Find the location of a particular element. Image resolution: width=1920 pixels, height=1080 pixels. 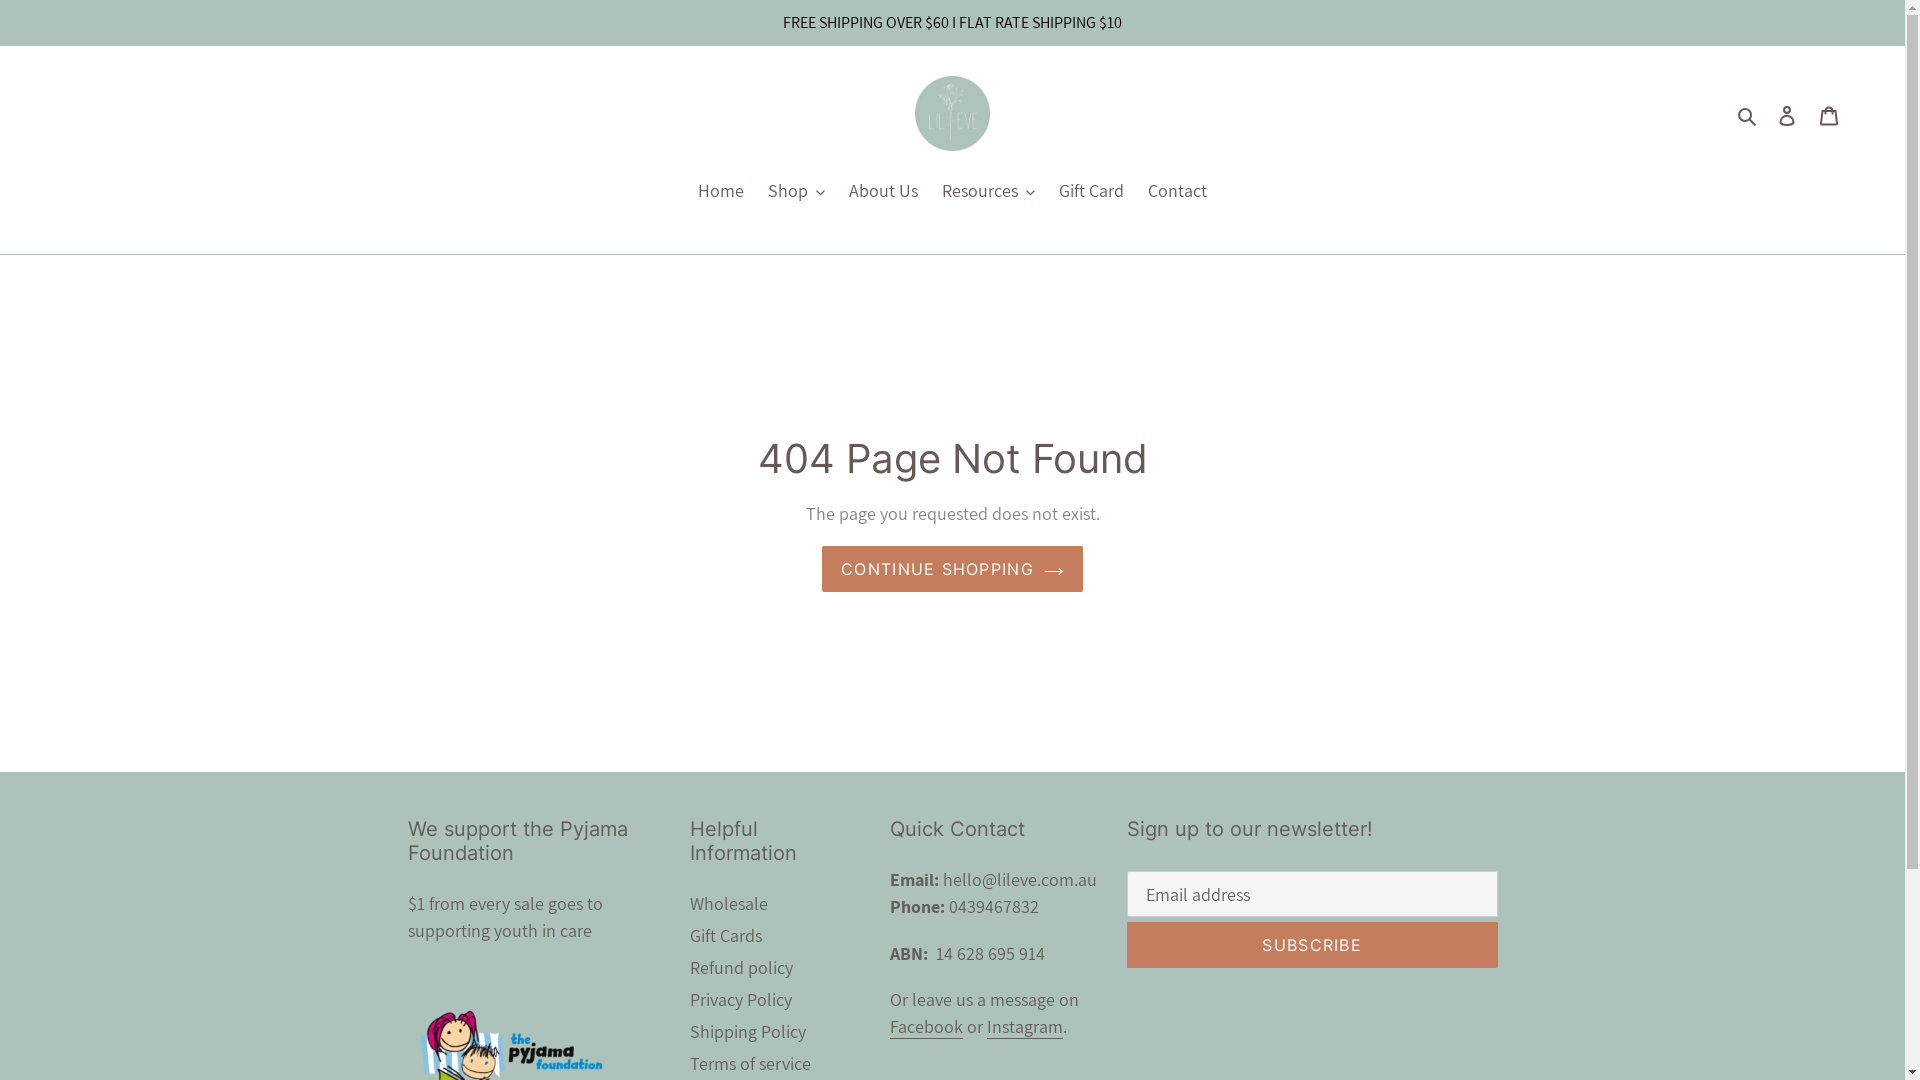

'Gift Cards' is located at coordinates (724, 935).